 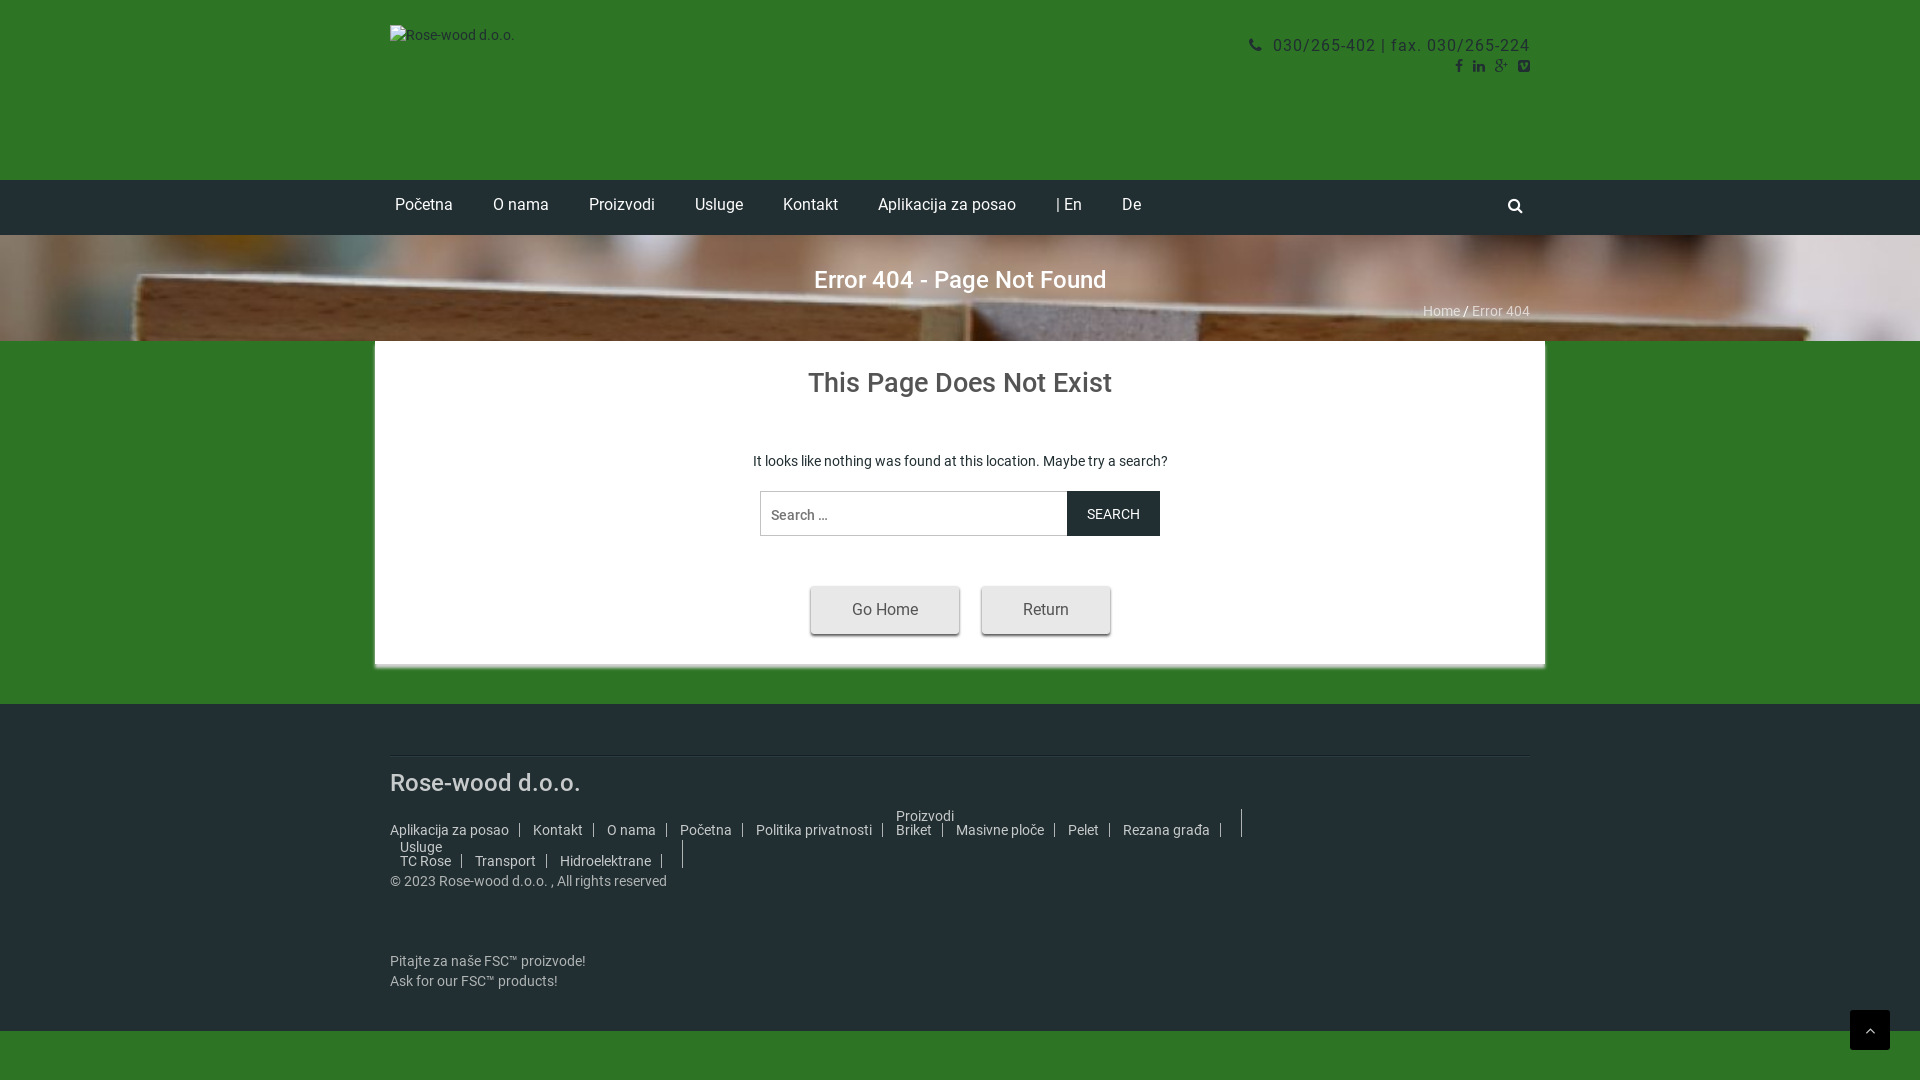 What do you see at coordinates (420, 847) in the screenshot?
I see `'Usluge'` at bounding box center [420, 847].